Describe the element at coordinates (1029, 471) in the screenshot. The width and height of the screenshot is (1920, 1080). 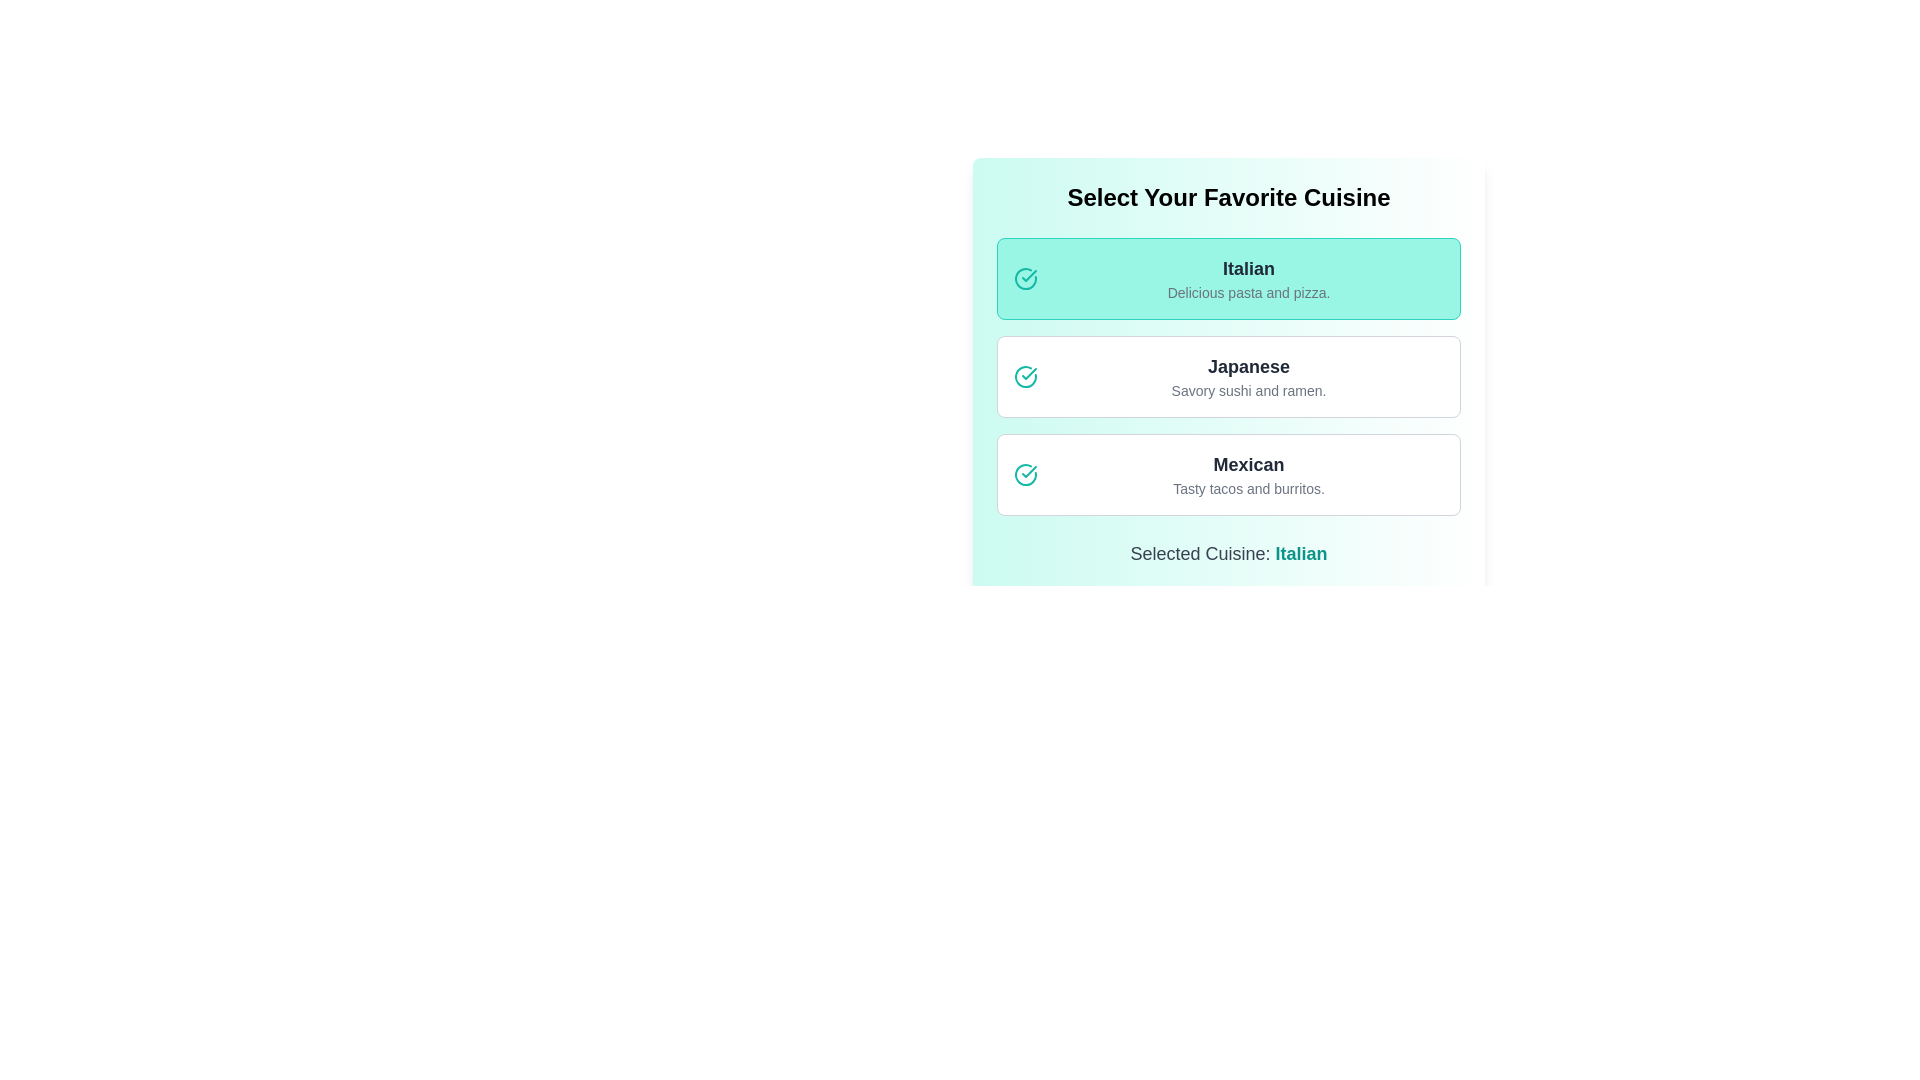
I see `the circular icon that indicates the selection of the 'Japanese' cuisine option, which is located to the left of the 'Japanese' cuisine option in the list` at that location.